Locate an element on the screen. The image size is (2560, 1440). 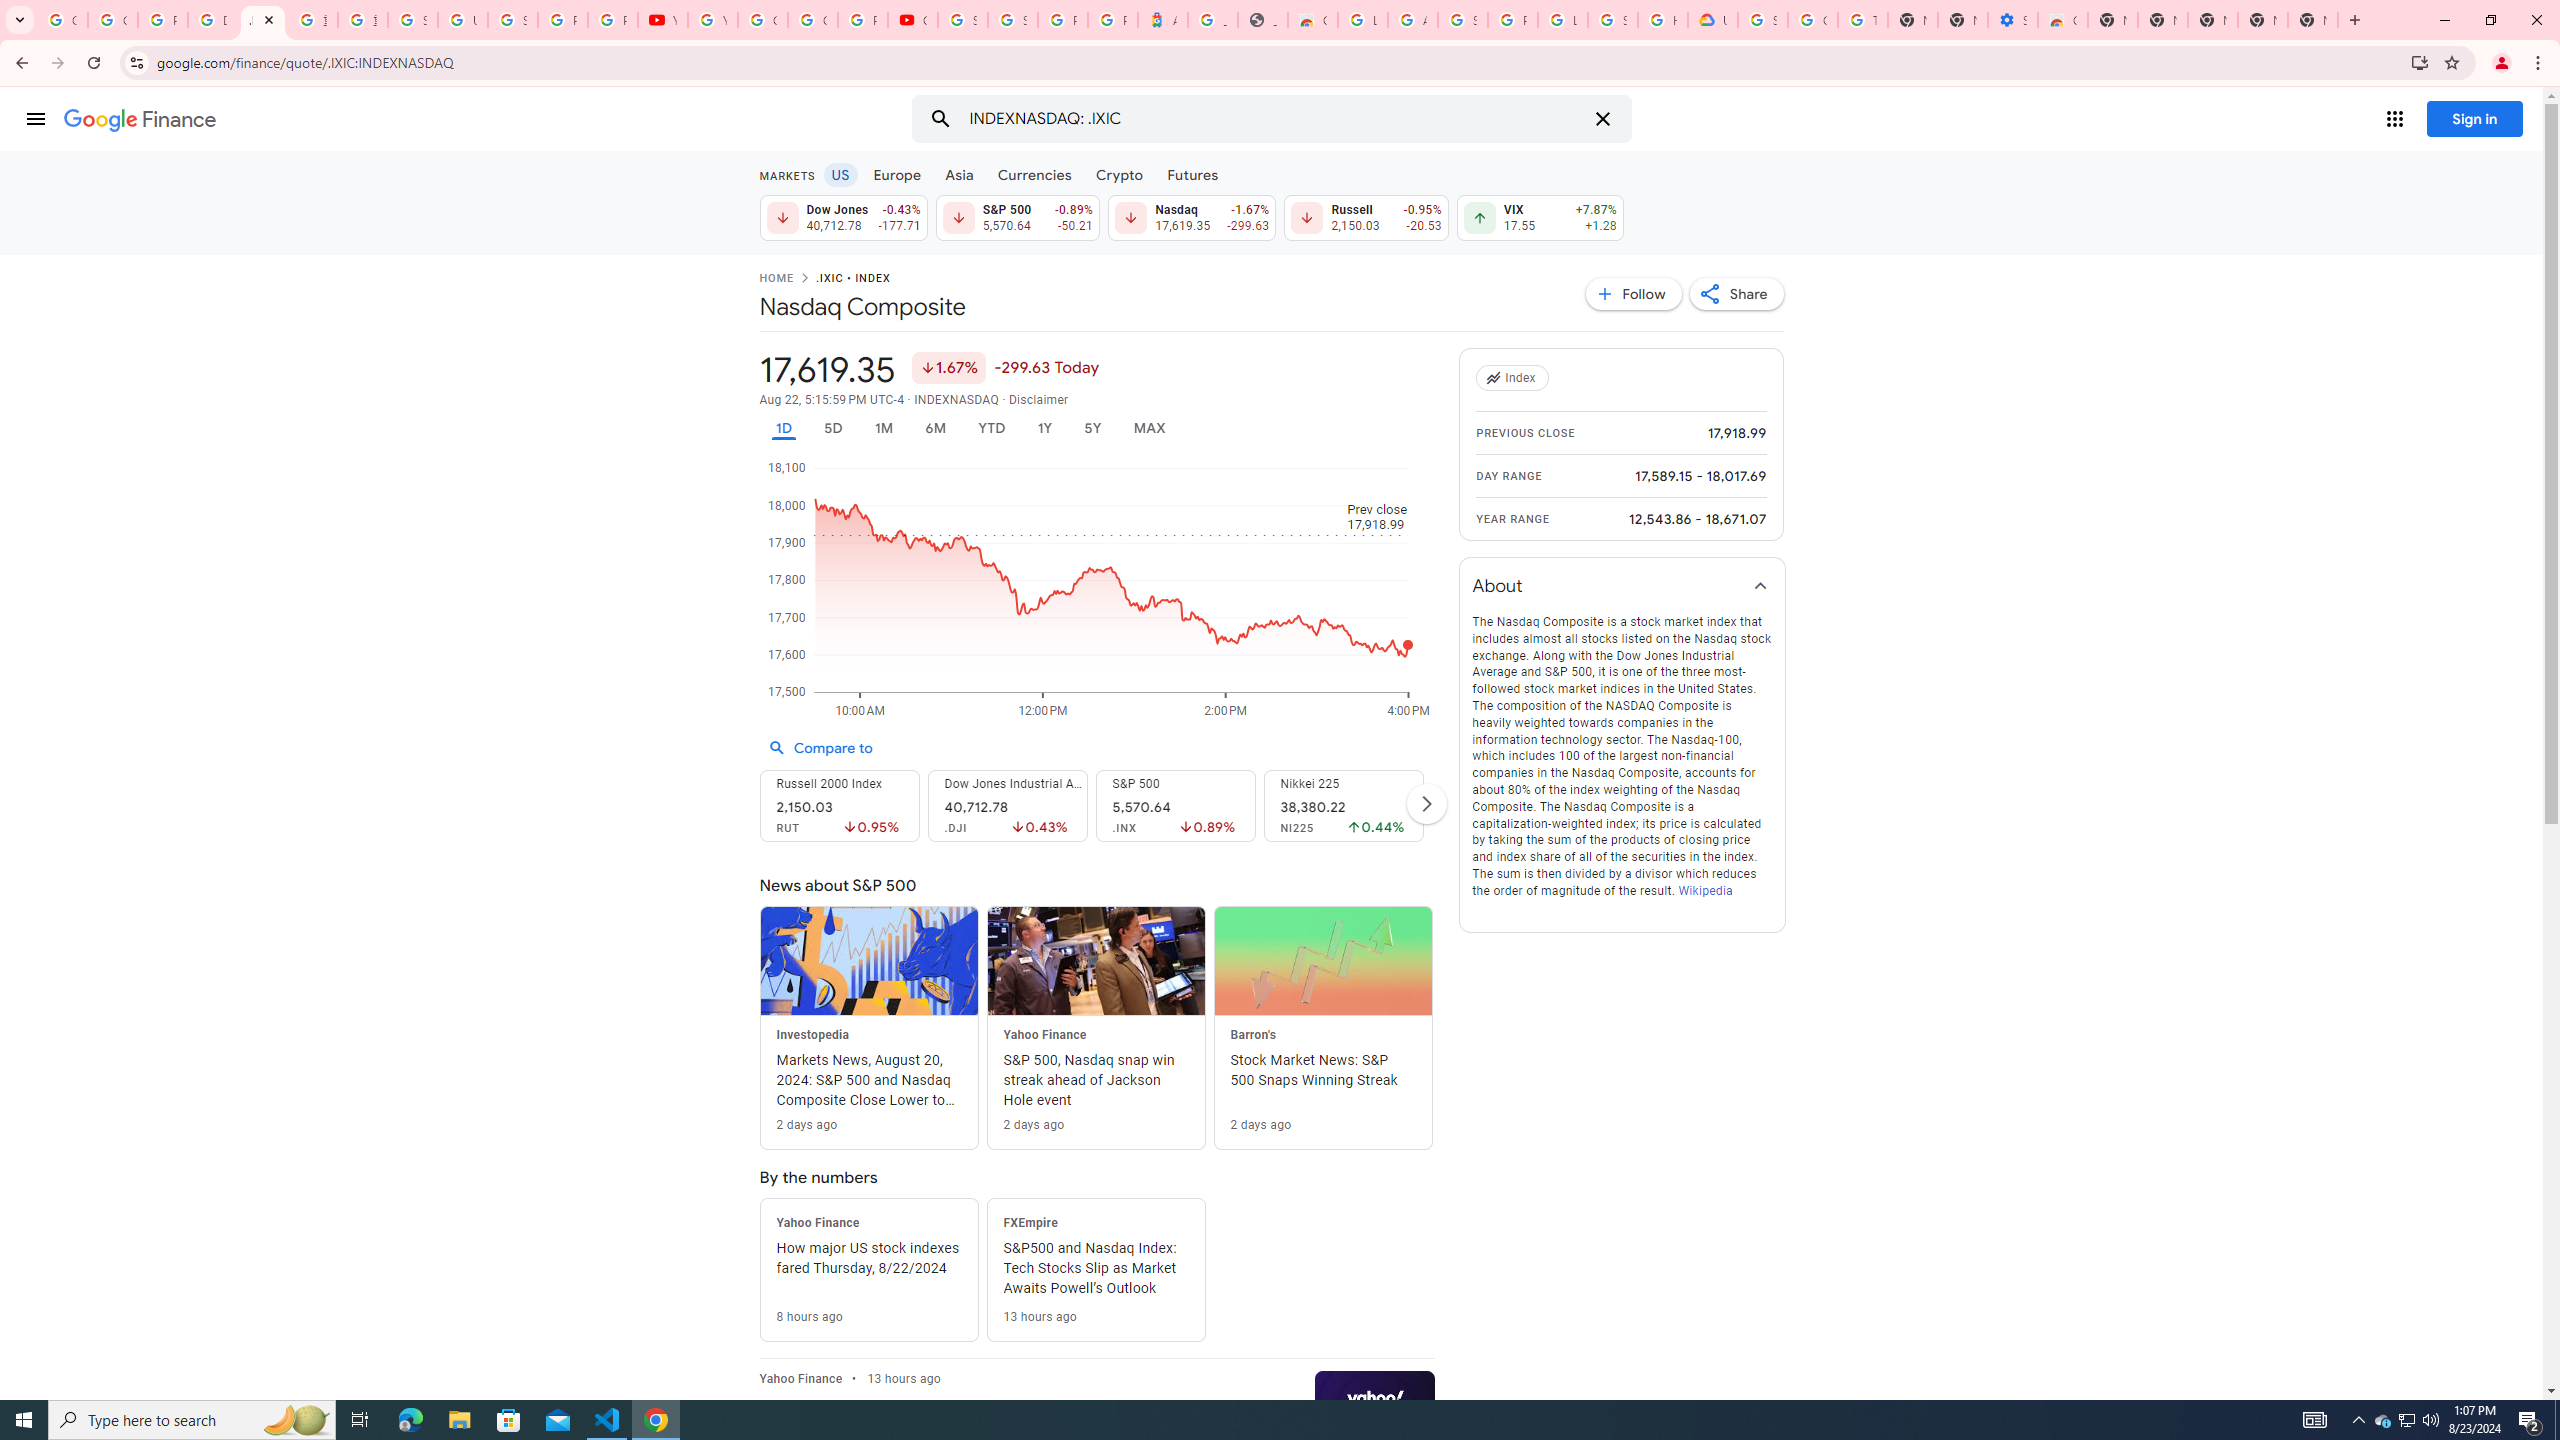
'Disclaimer' is located at coordinates (1039, 399).